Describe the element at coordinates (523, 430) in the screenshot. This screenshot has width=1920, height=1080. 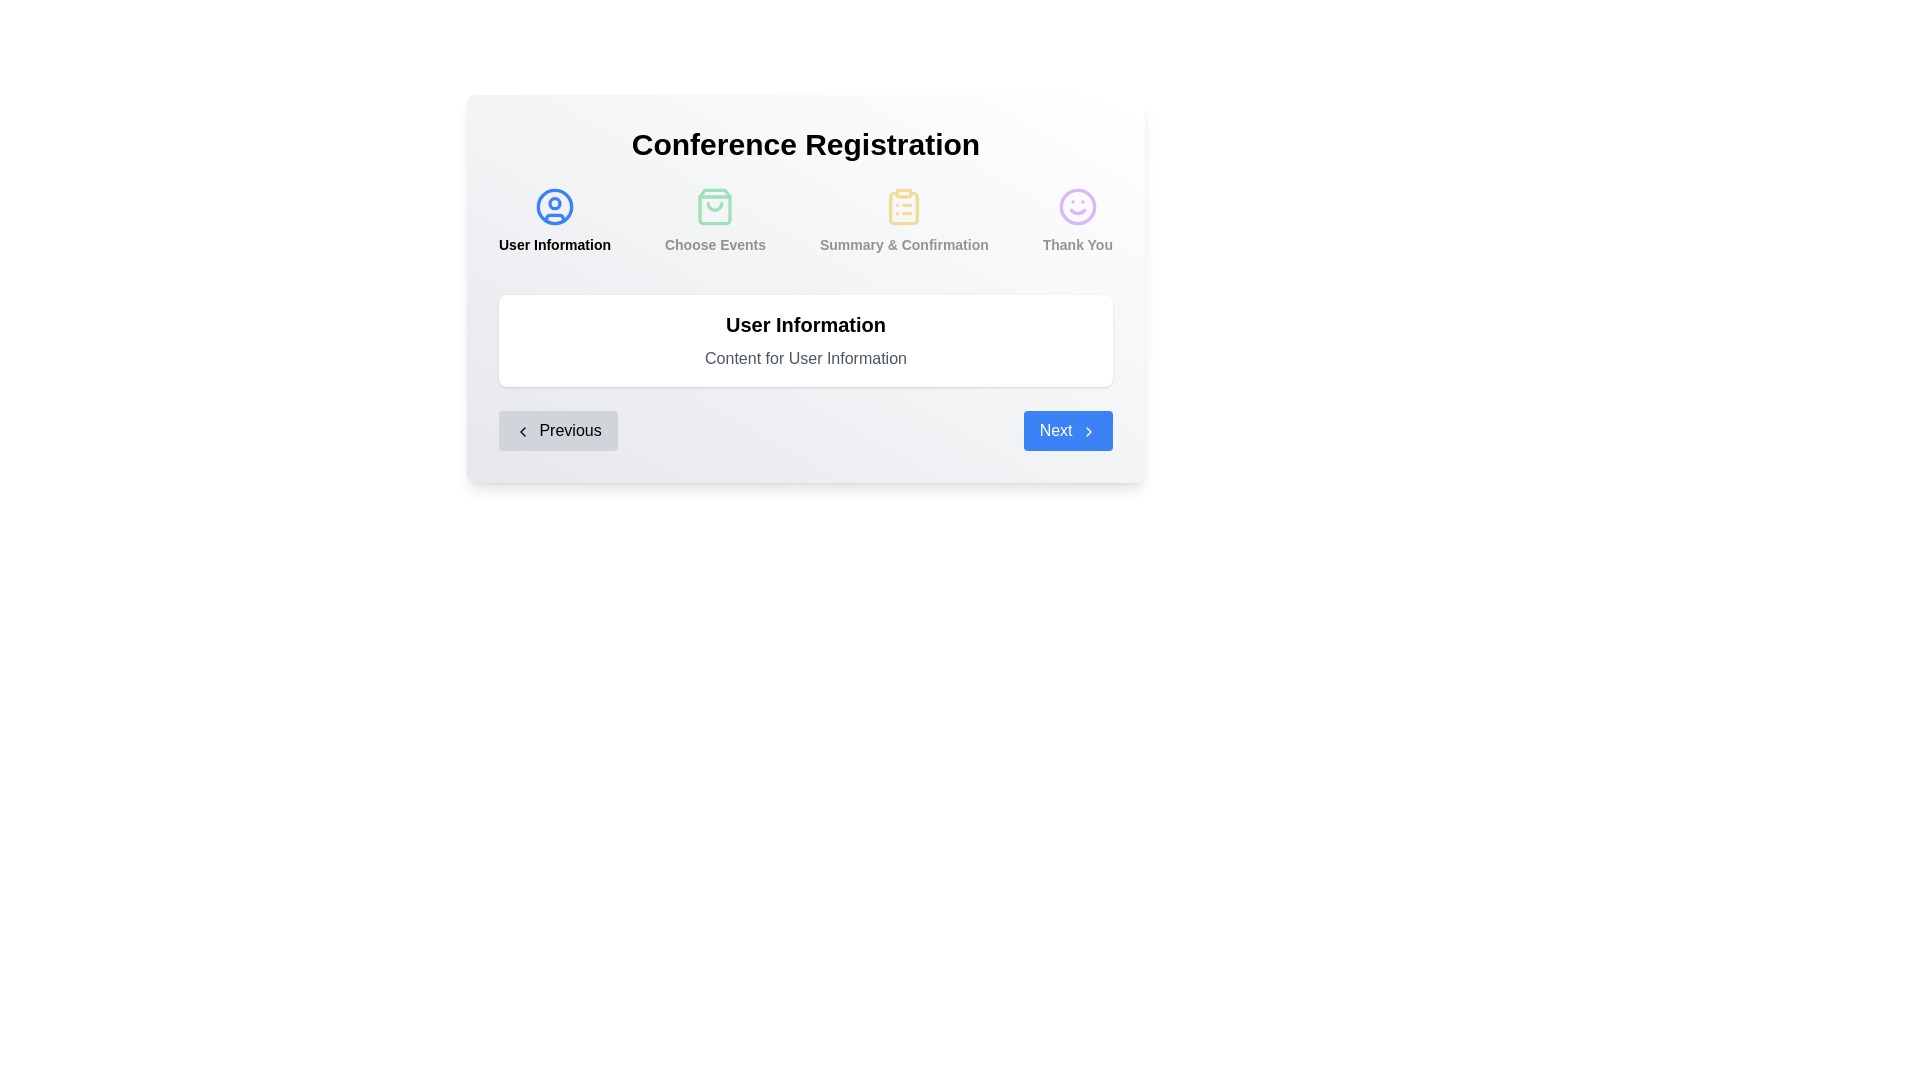
I see `the backward navigation arrow icon located inside the 'Previous' button` at that location.